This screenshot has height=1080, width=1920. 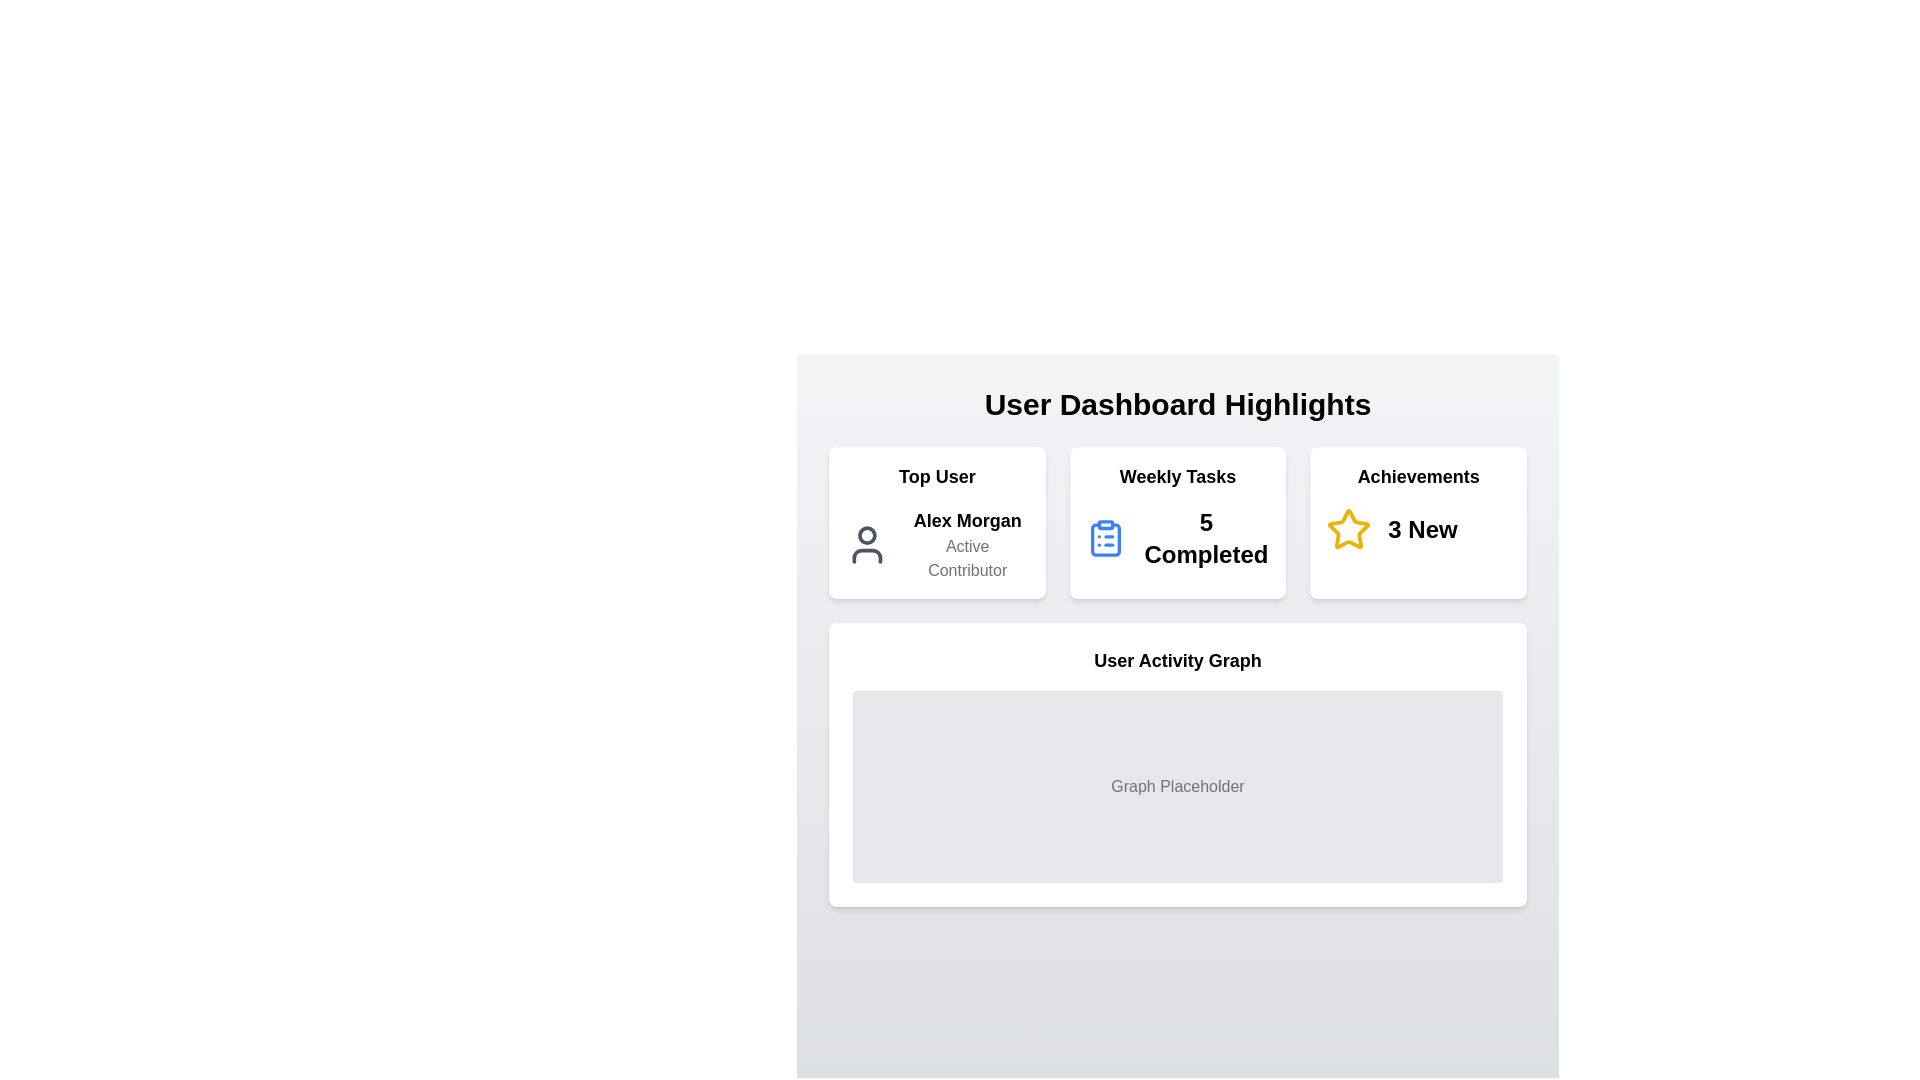 I want to click on the static text element displaying '3 New' which is positioned to the right of the star icon in the 'Achievements' card, so click(x=1422, y=528).